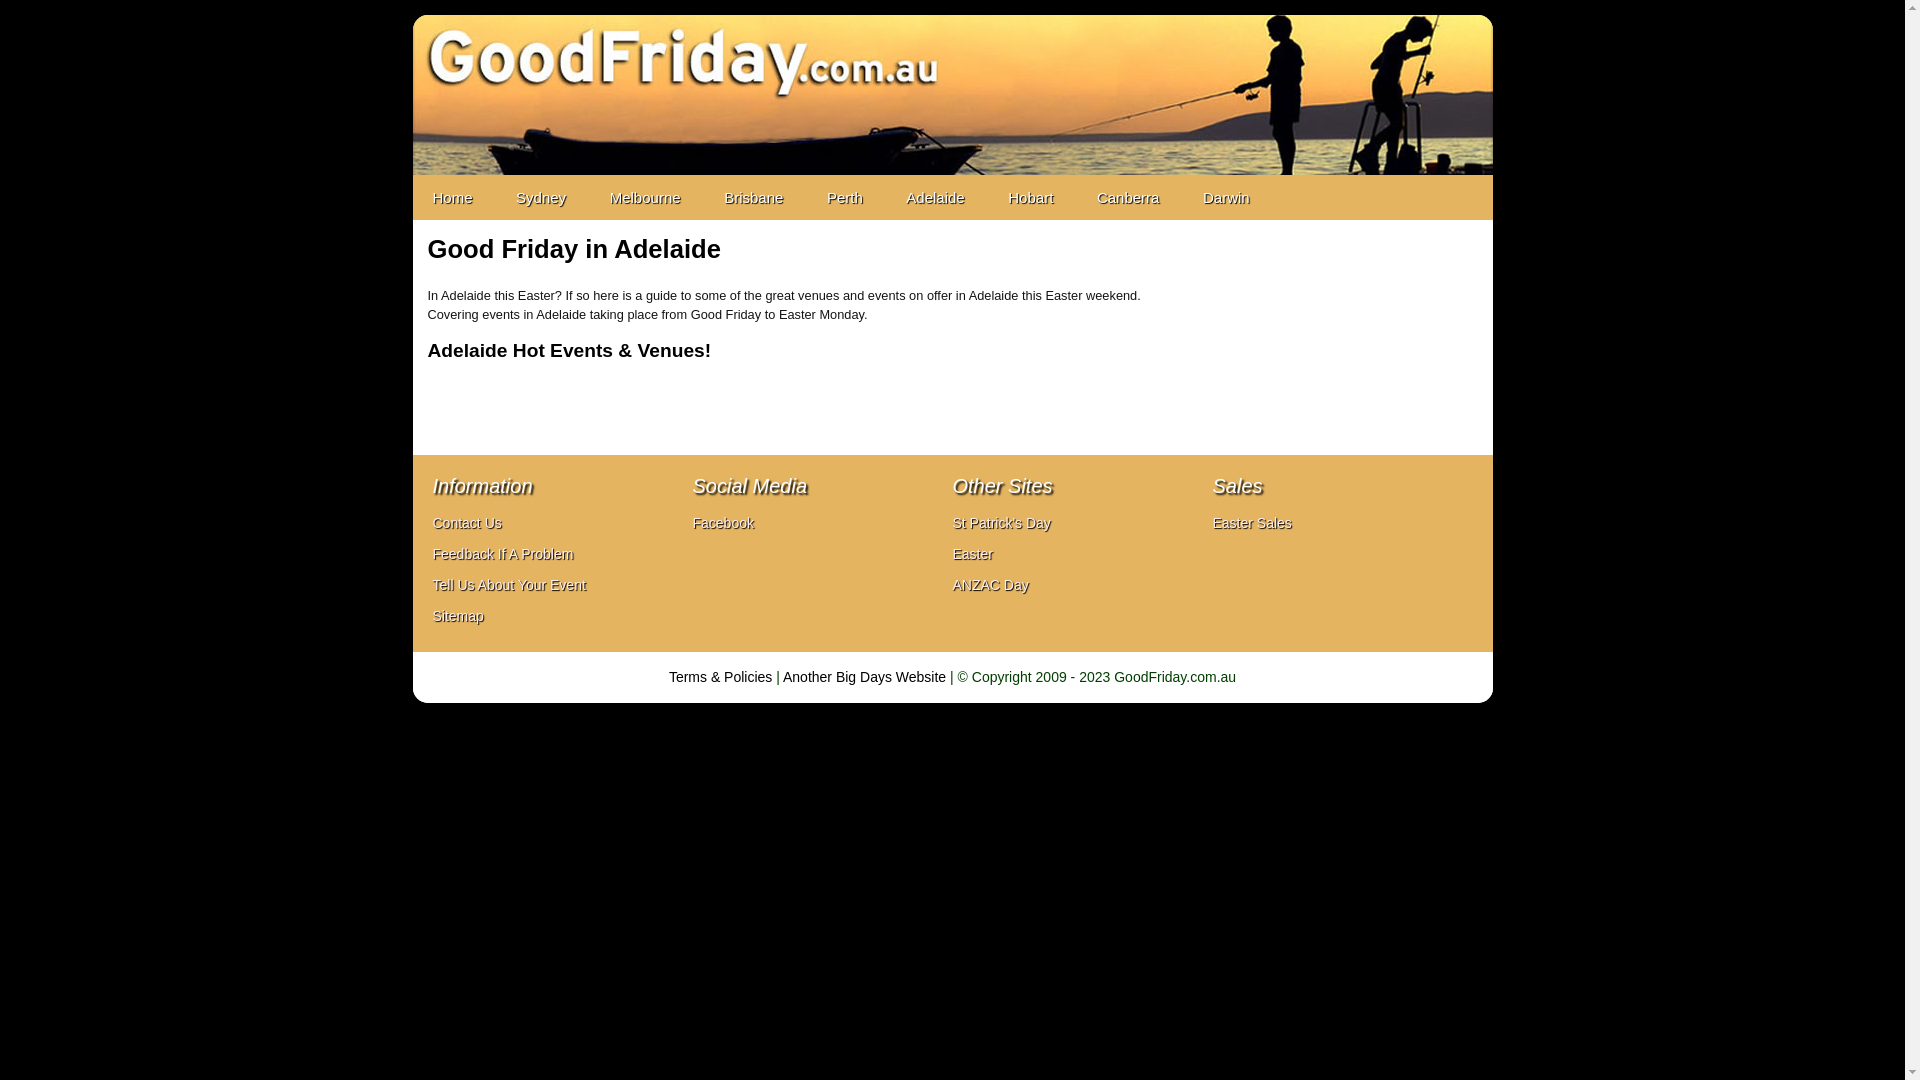  I want to click on 'Sydney', so click(541, 197).